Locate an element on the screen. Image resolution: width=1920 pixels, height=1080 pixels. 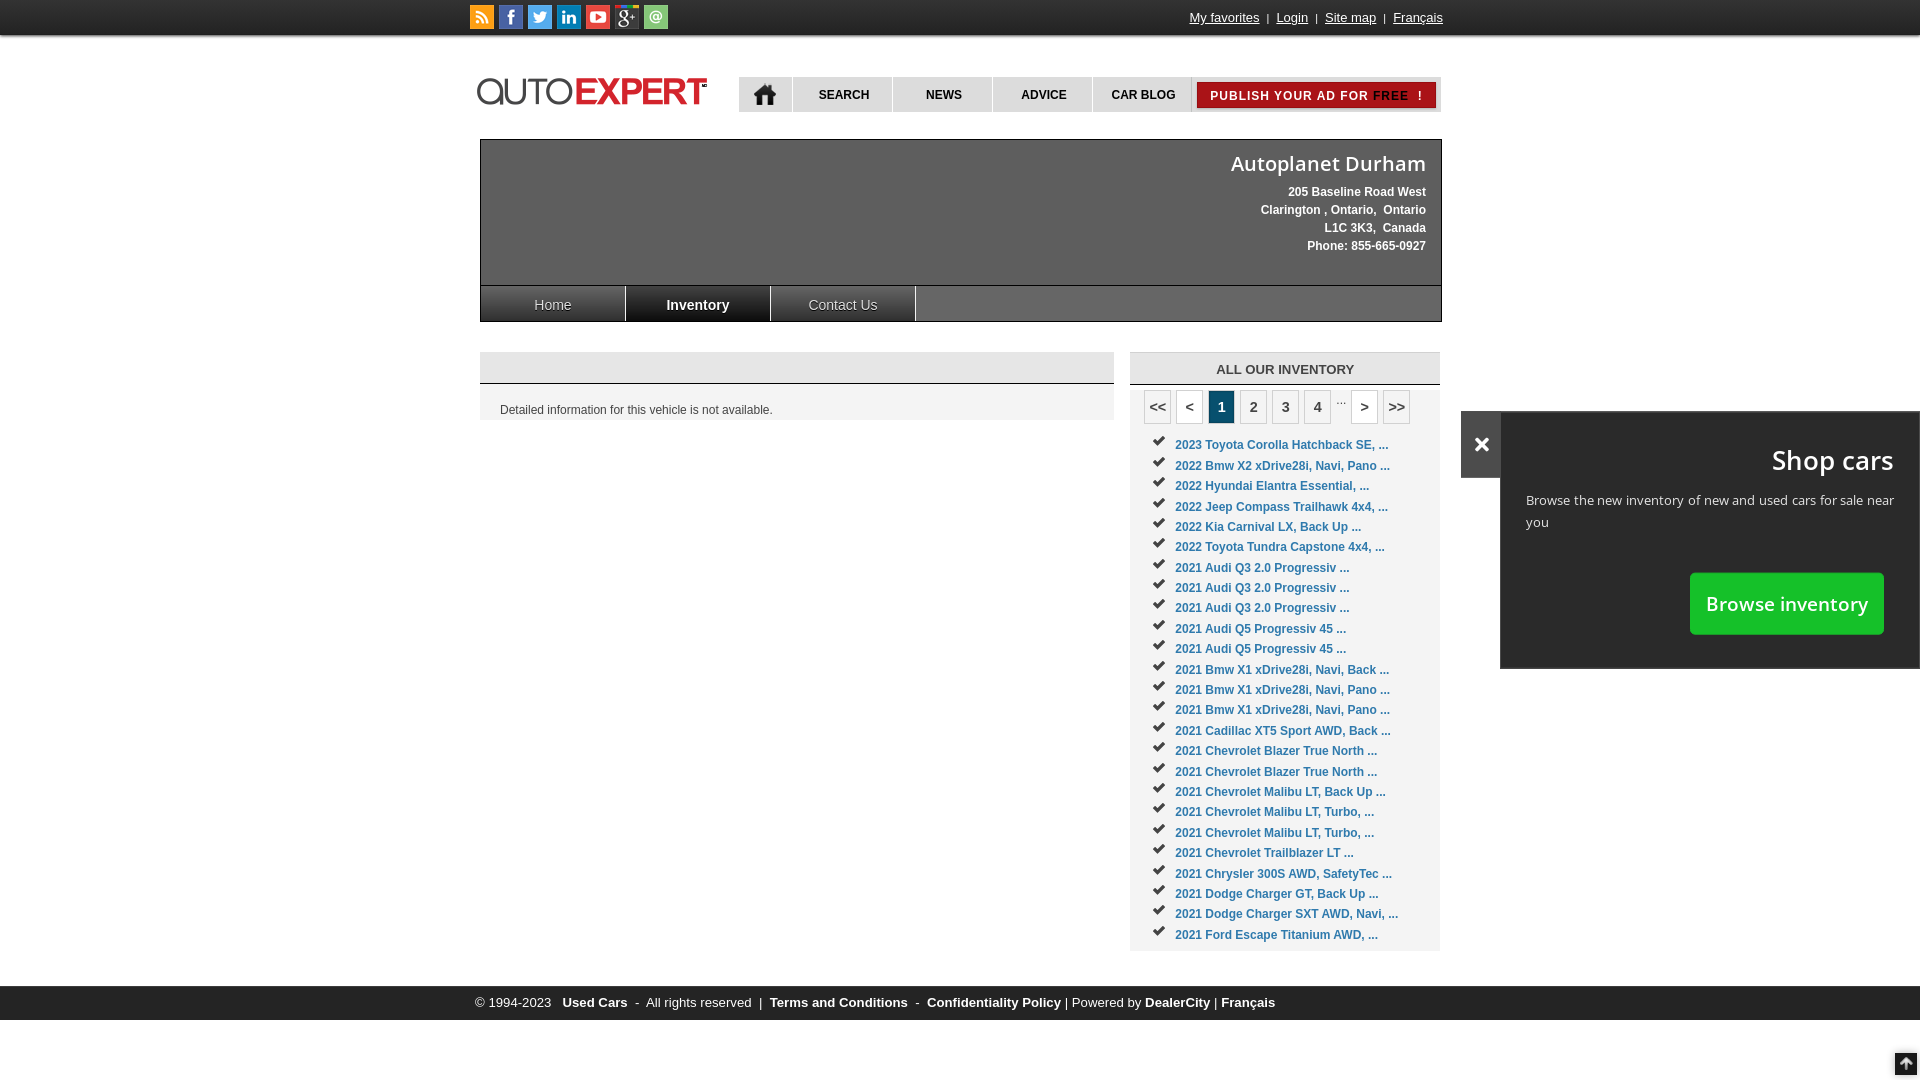
'2021 Dodge Charger SXT AWD, Navi, ...' is located at coordinates (1286, 914).